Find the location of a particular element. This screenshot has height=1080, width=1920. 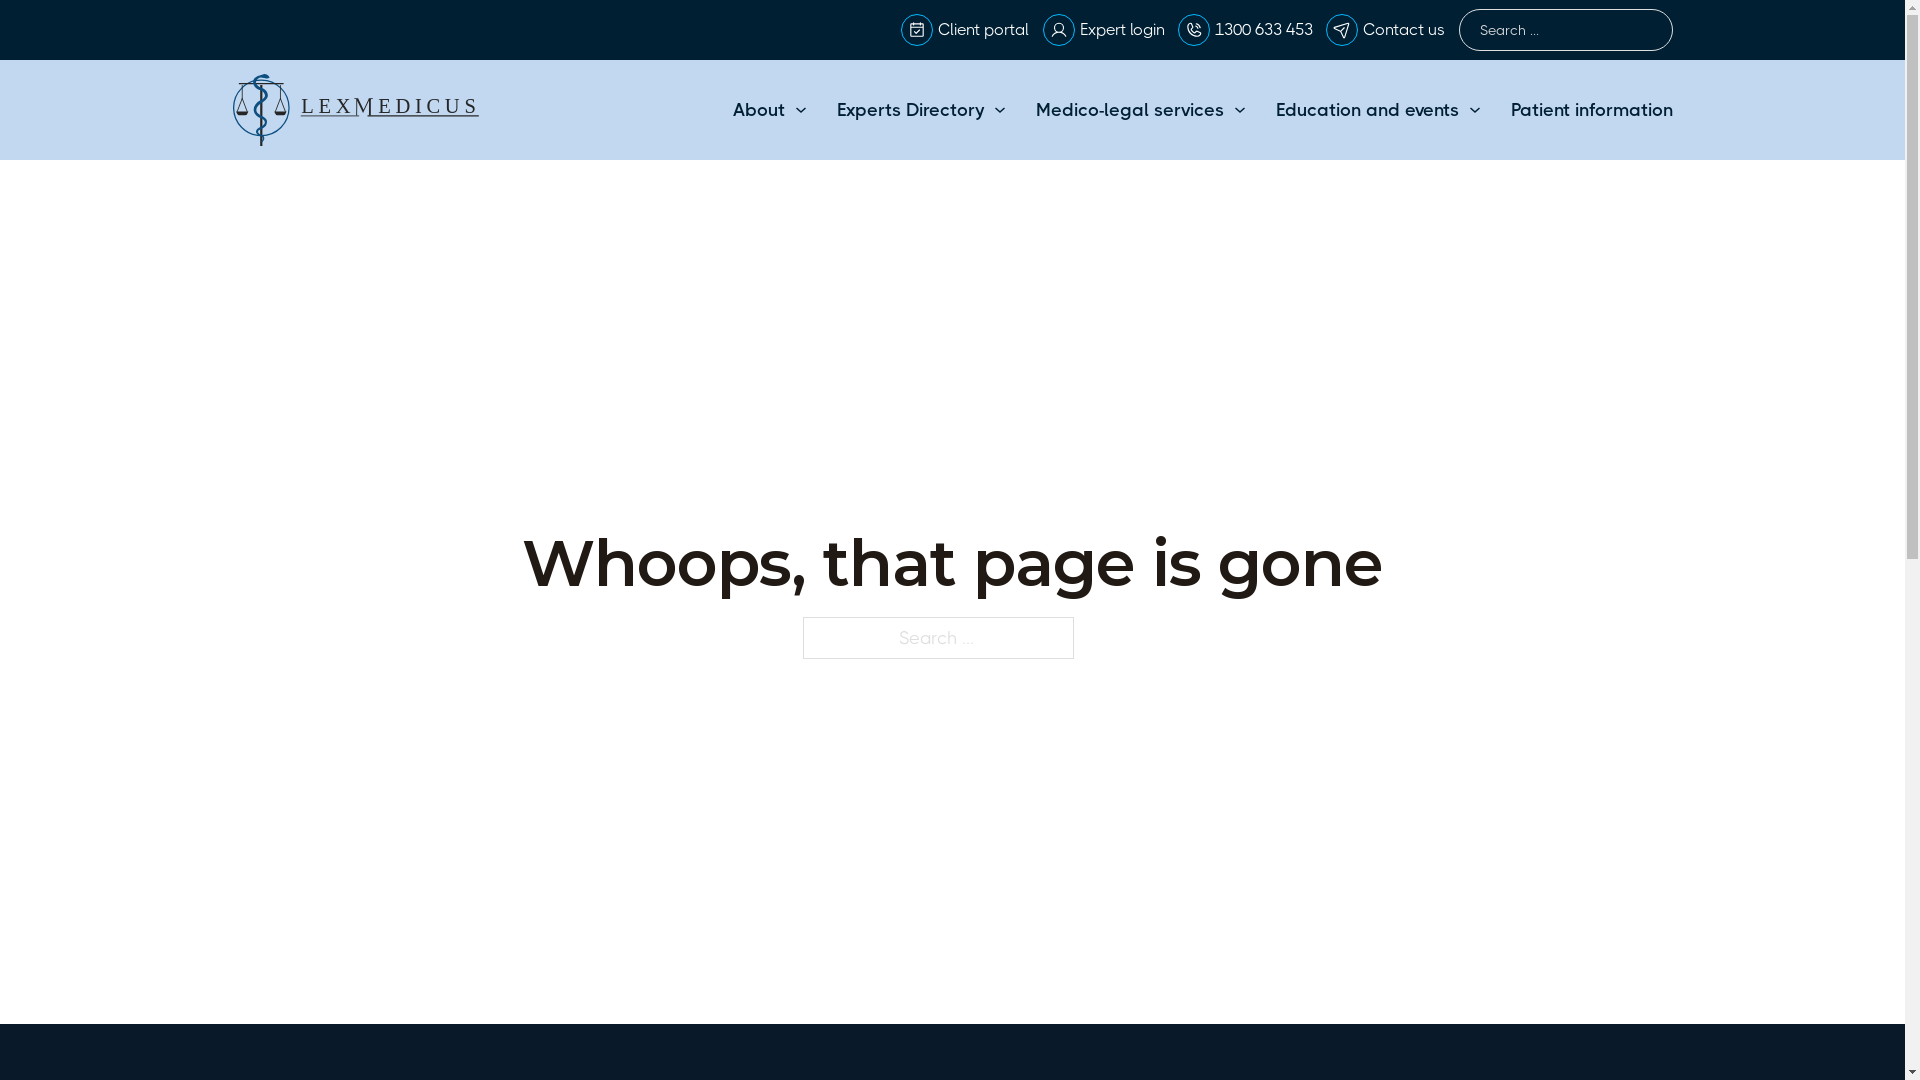

'1300 633 453' is located at coordinates (1262, 30).